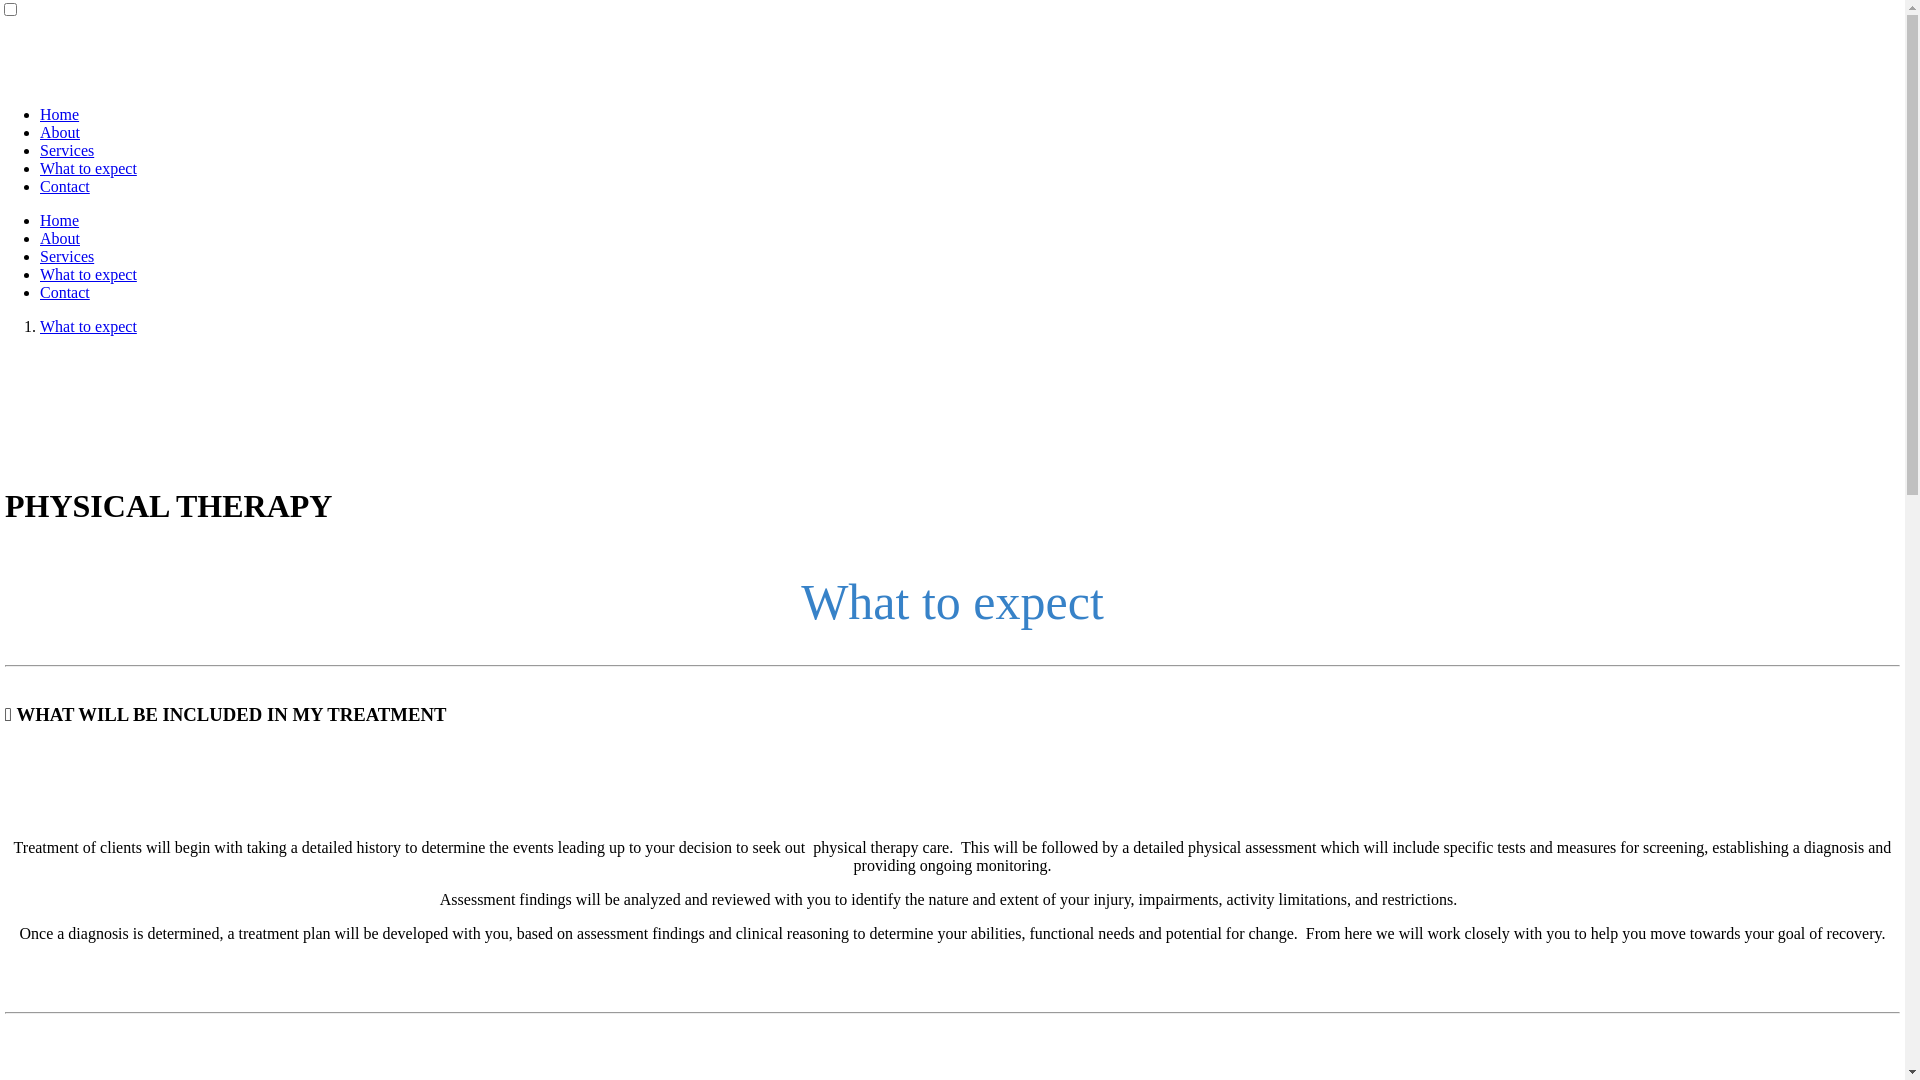  I want to click on 'Contact', so click(65, 292).